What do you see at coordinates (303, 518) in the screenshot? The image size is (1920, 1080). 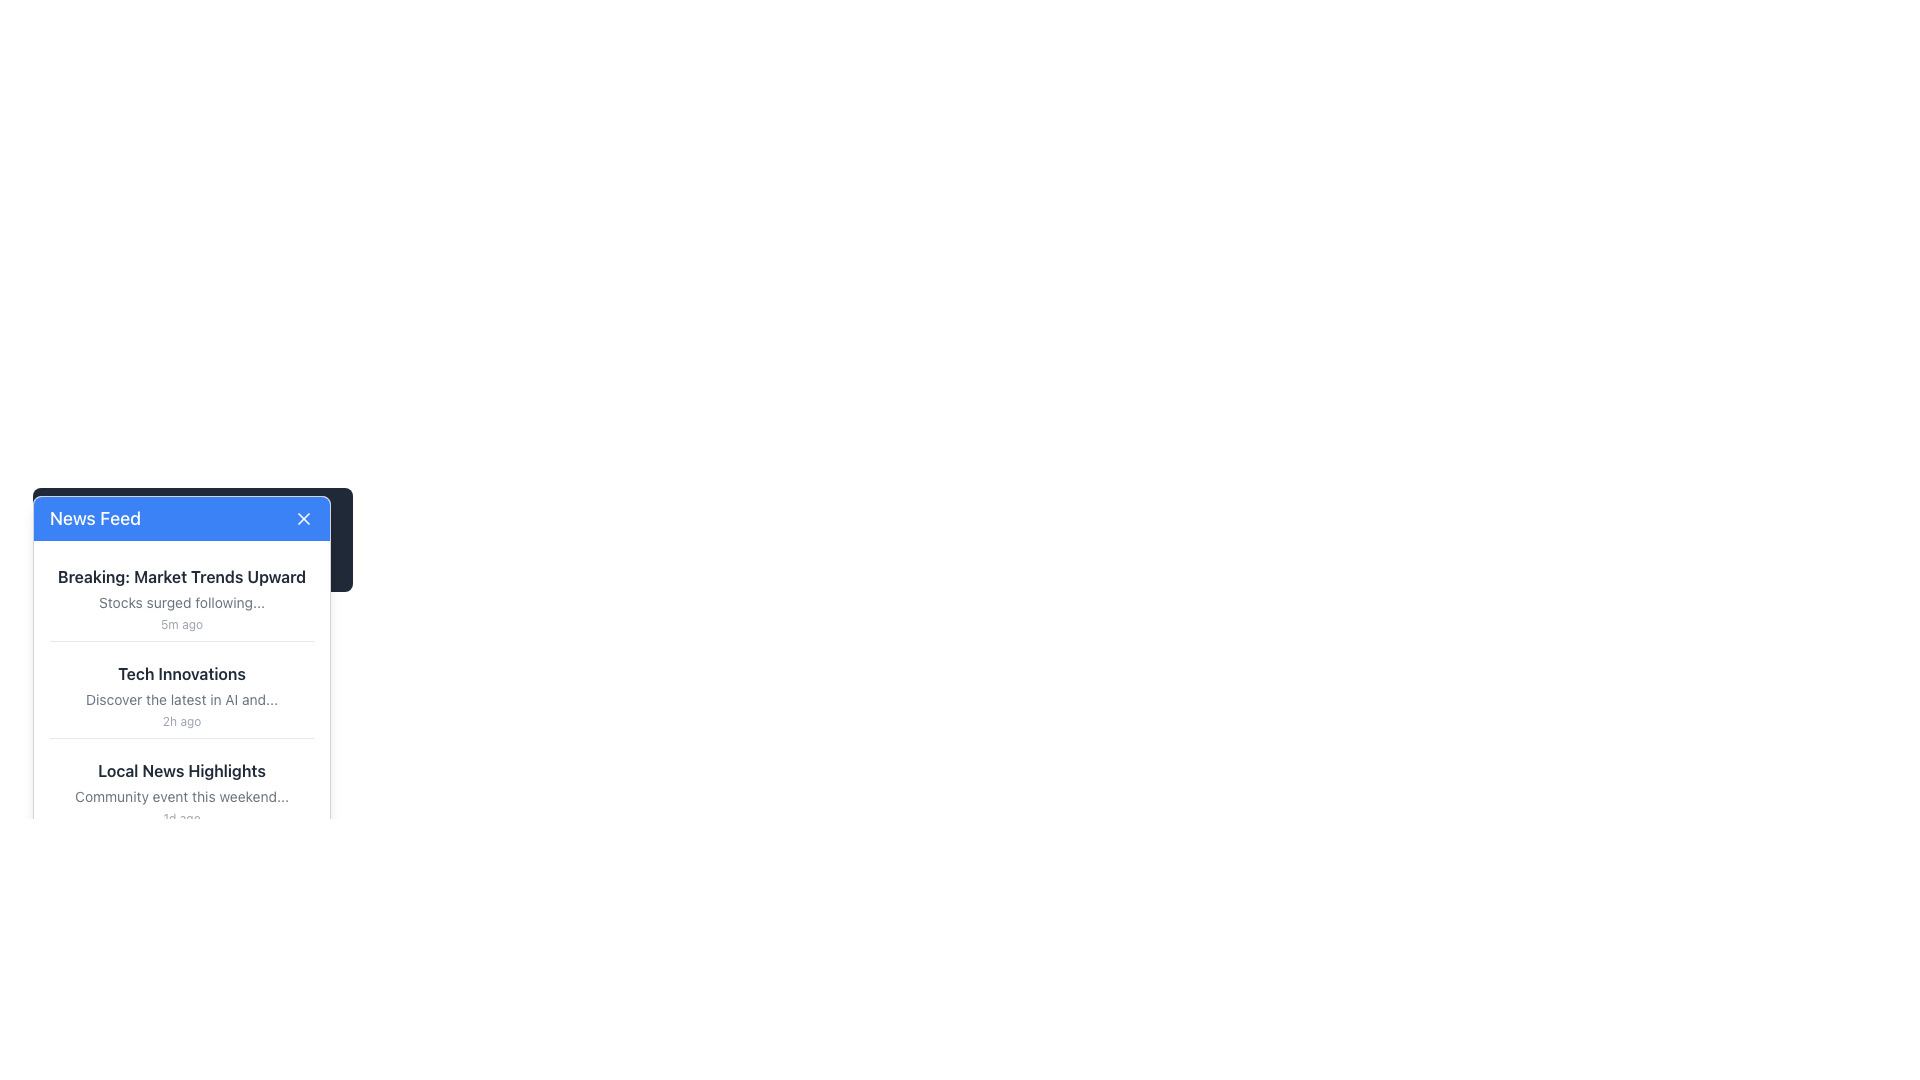 I see `the 'X' icon located at the top-right corner of the blue header bar in the 'News Feed' card` at bounding box center [303, 518].